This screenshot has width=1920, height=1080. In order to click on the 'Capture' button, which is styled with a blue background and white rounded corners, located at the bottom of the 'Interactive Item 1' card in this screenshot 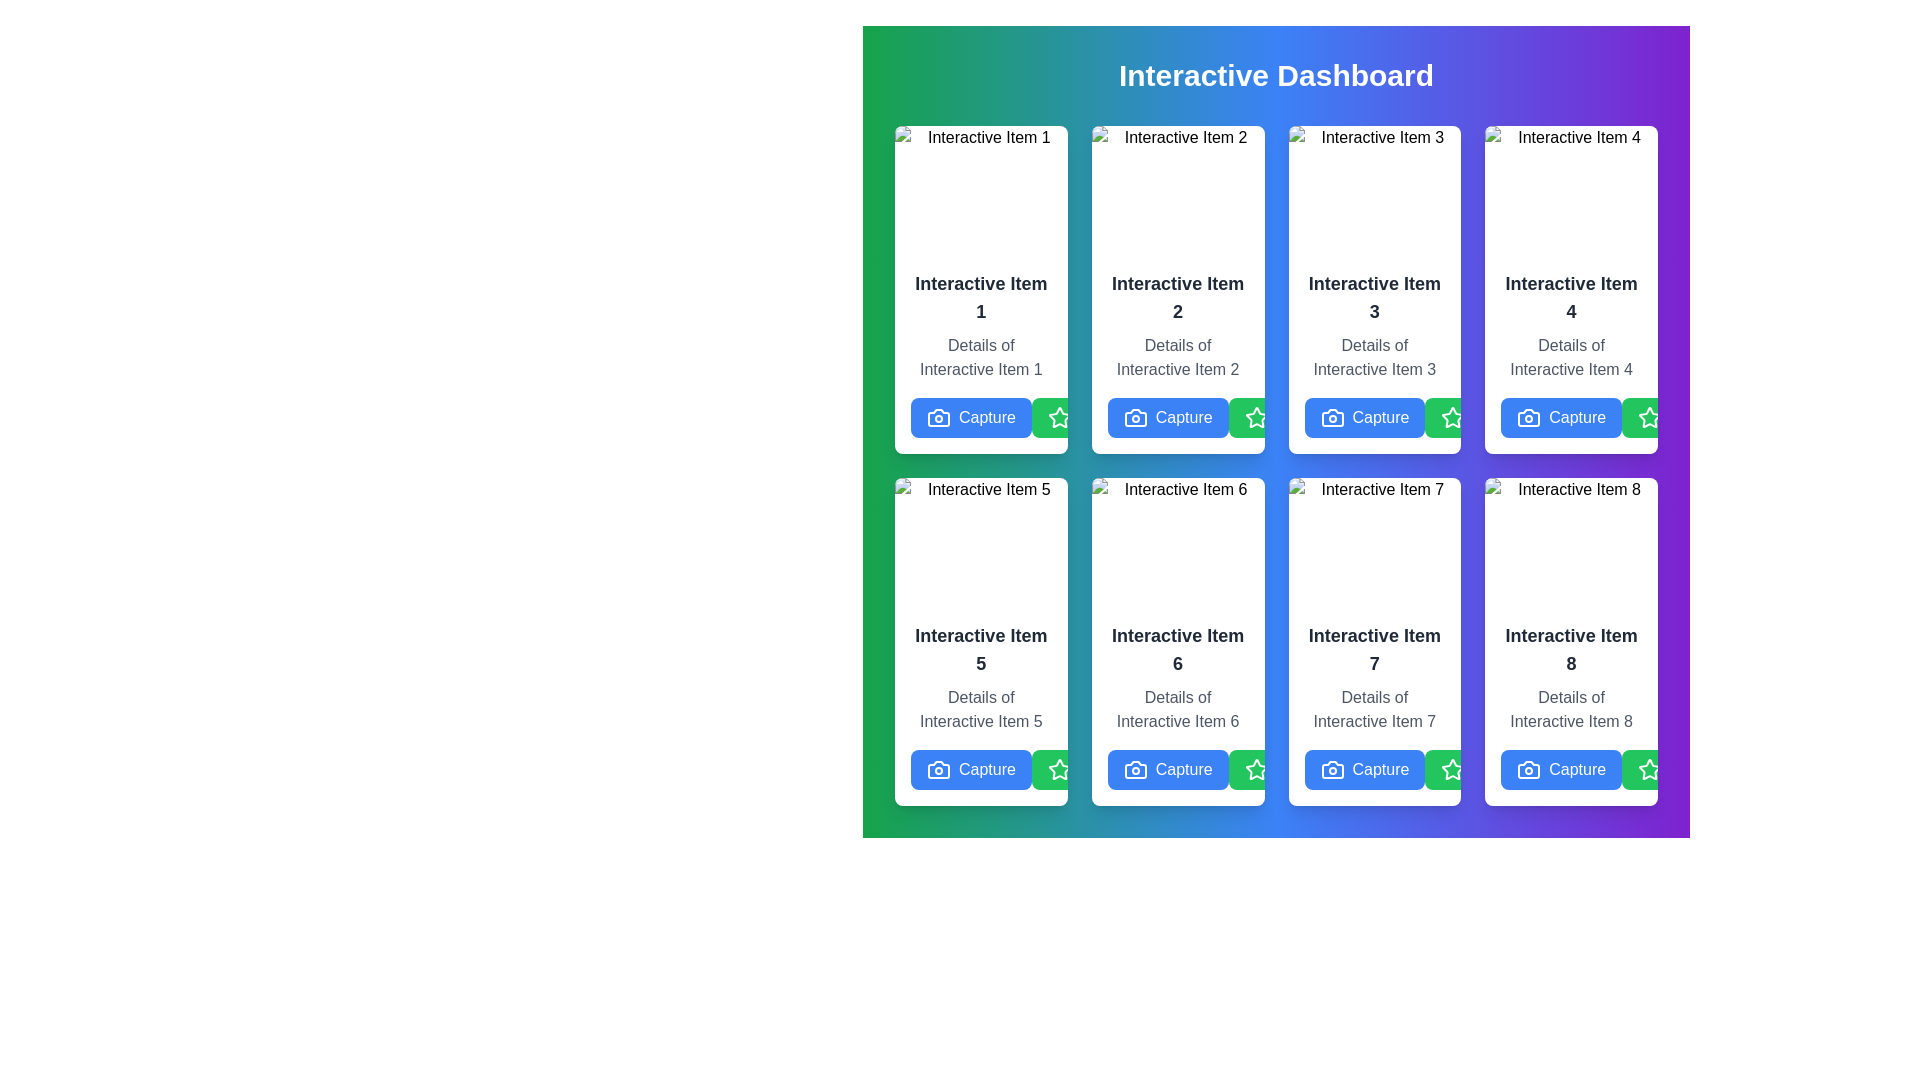, I will do `click(981, 416)`.